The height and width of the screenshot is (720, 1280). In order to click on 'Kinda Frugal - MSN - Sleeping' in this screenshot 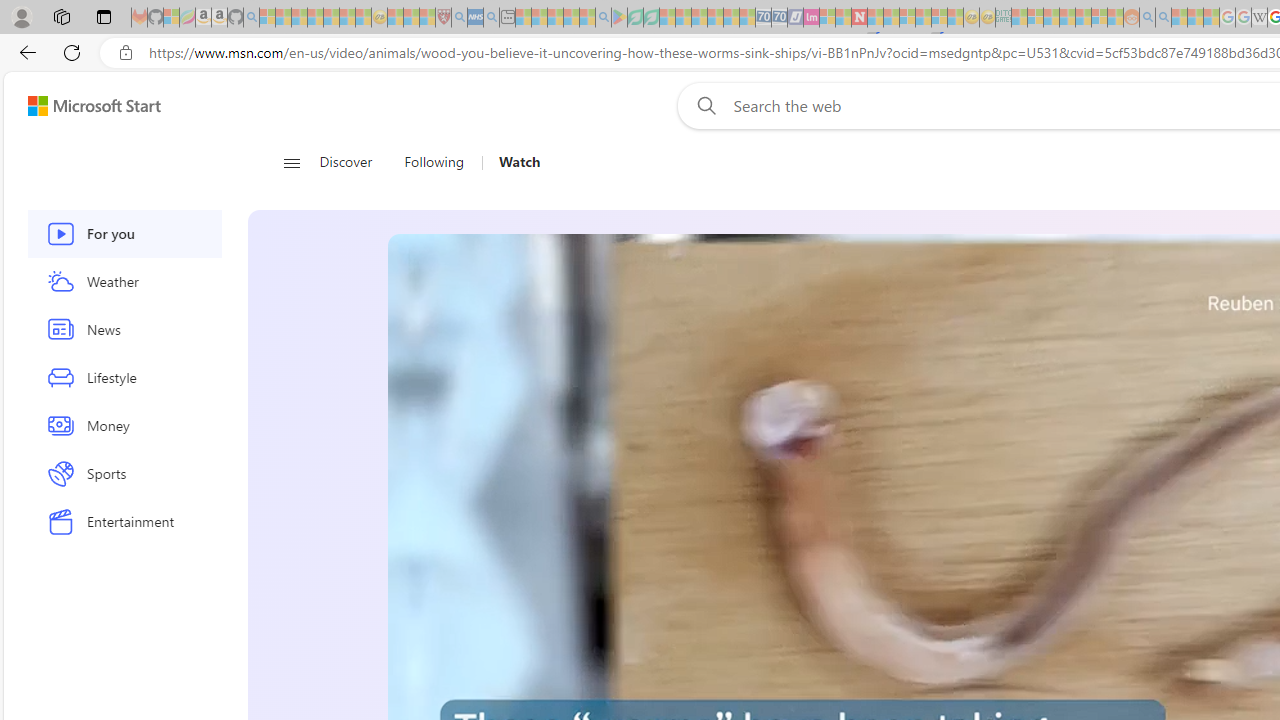, I will do `click(1082, 17)`.